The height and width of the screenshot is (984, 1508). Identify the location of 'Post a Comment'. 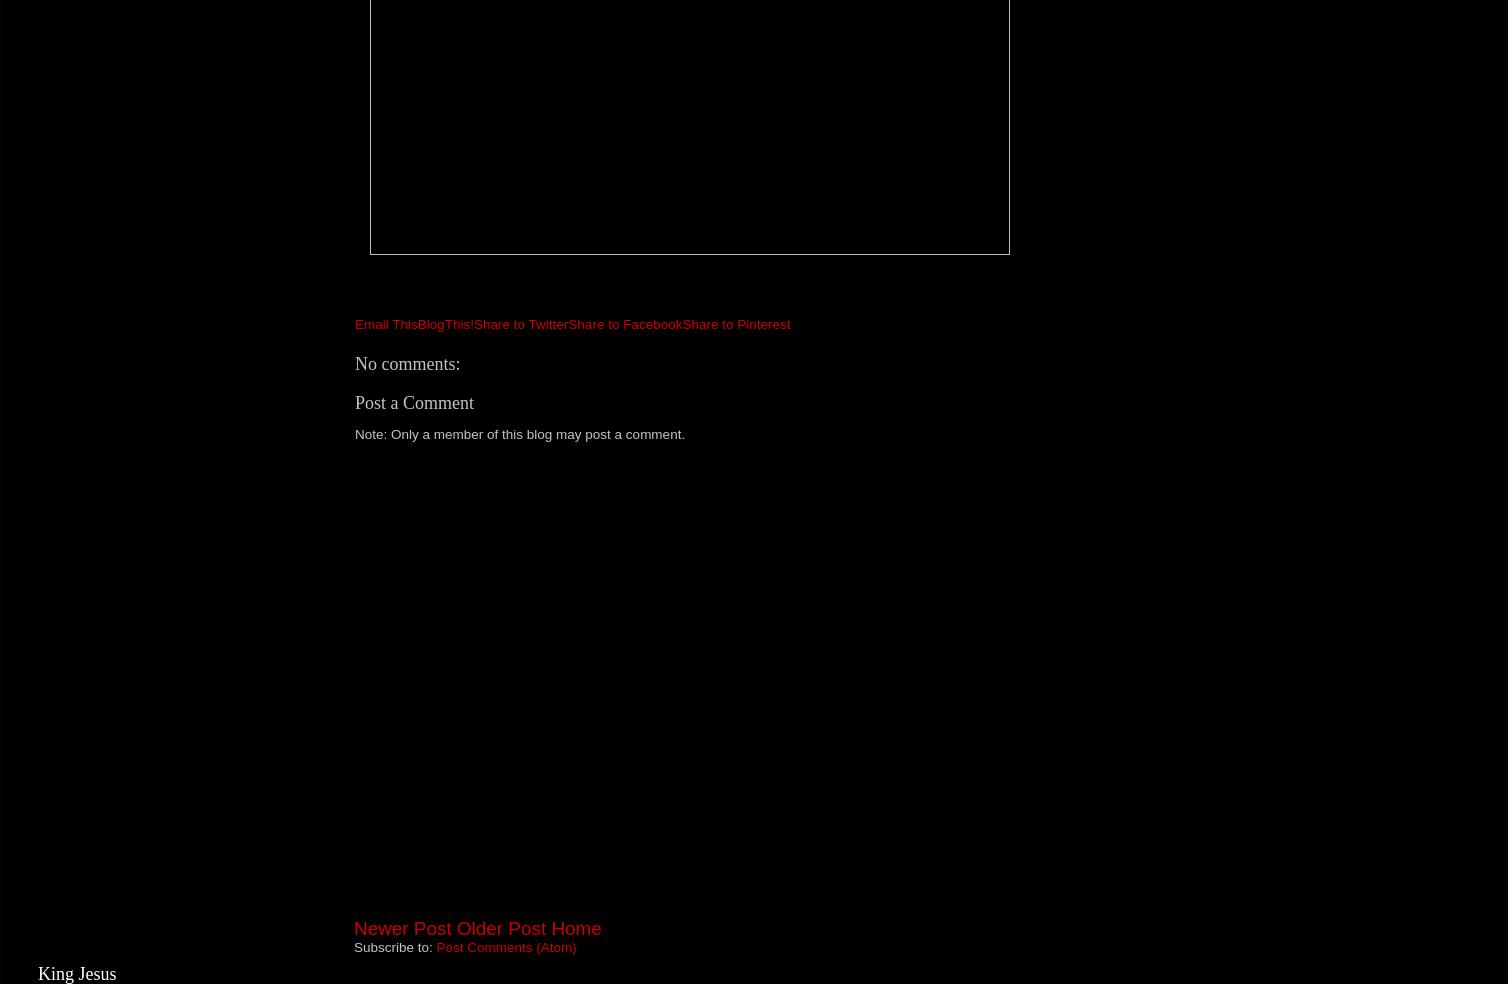
(414, 401).